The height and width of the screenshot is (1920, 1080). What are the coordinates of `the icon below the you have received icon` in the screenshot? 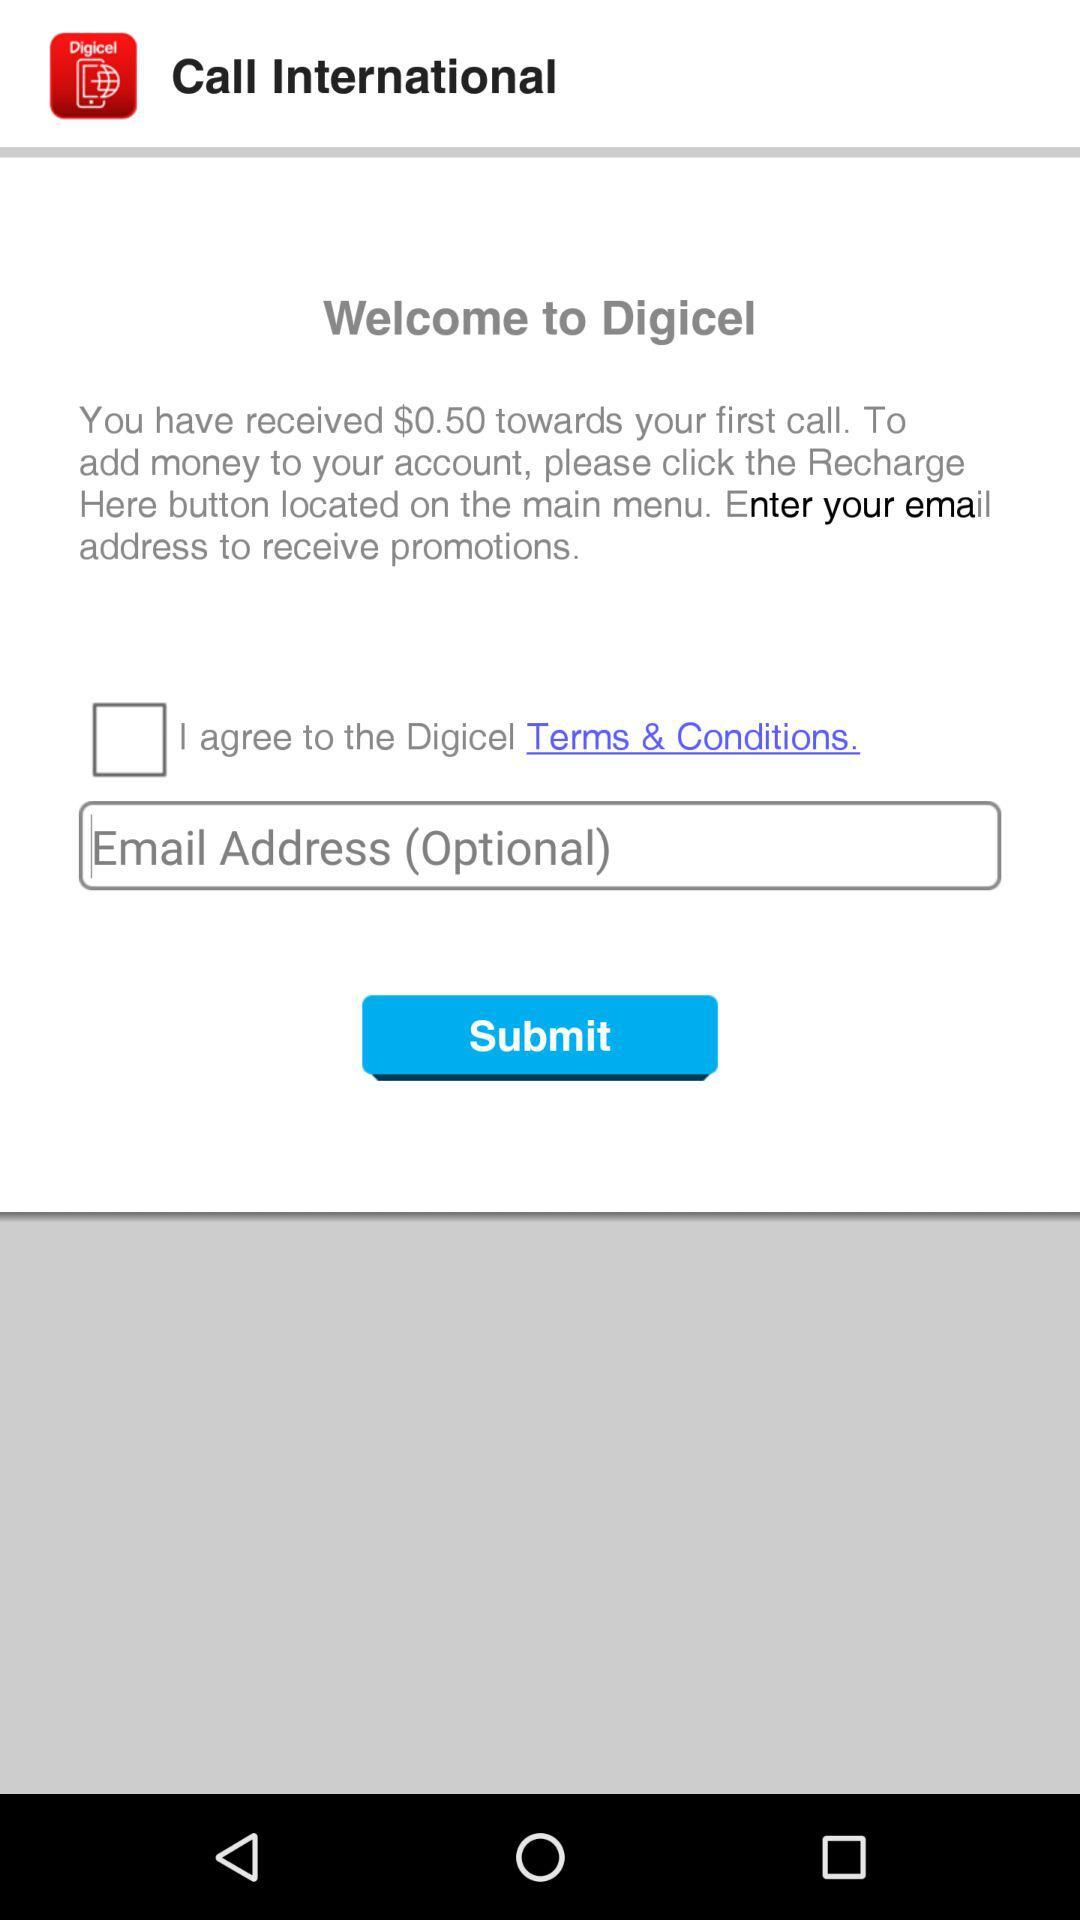 It's located at (518, 736).